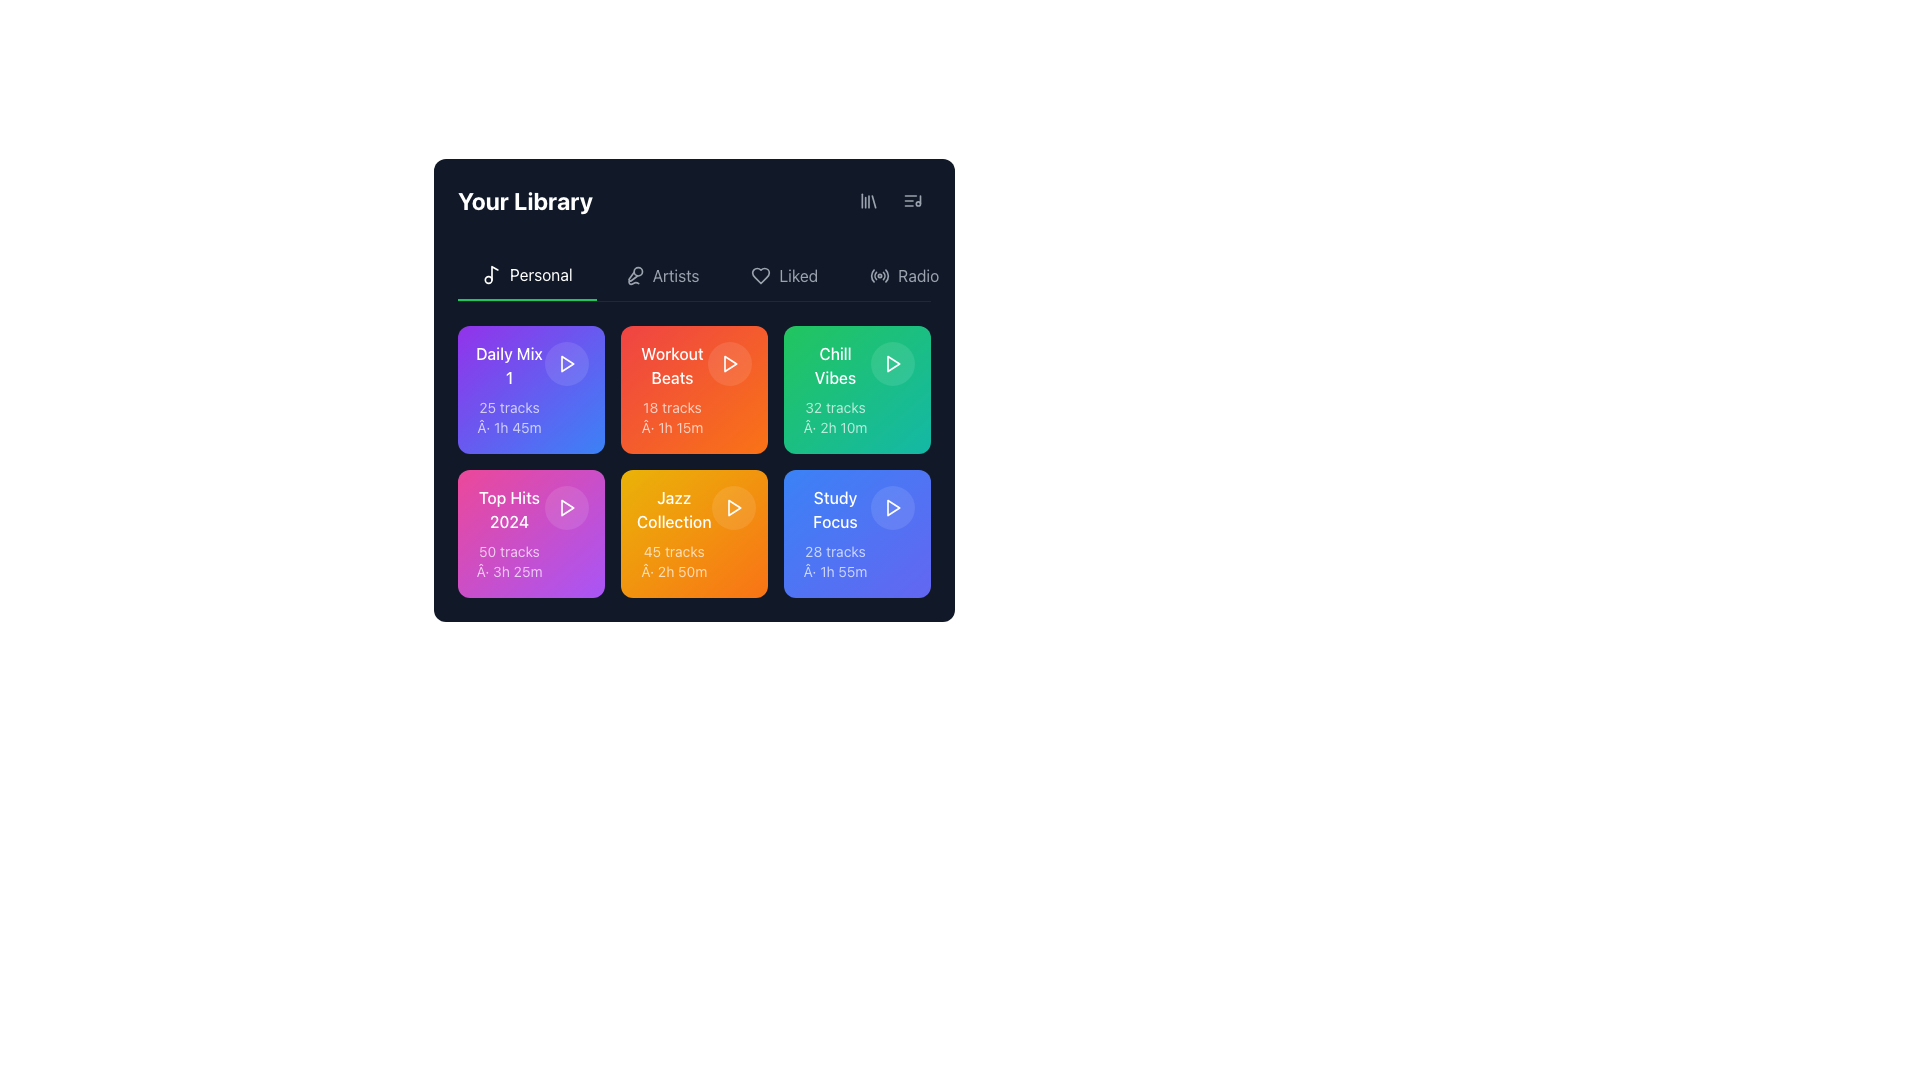 Image resolution: width=1920 pixels, height=1080 pixels. I want to click on the interactive music playlist card located in the bottom-right corner, so click(857, 532).